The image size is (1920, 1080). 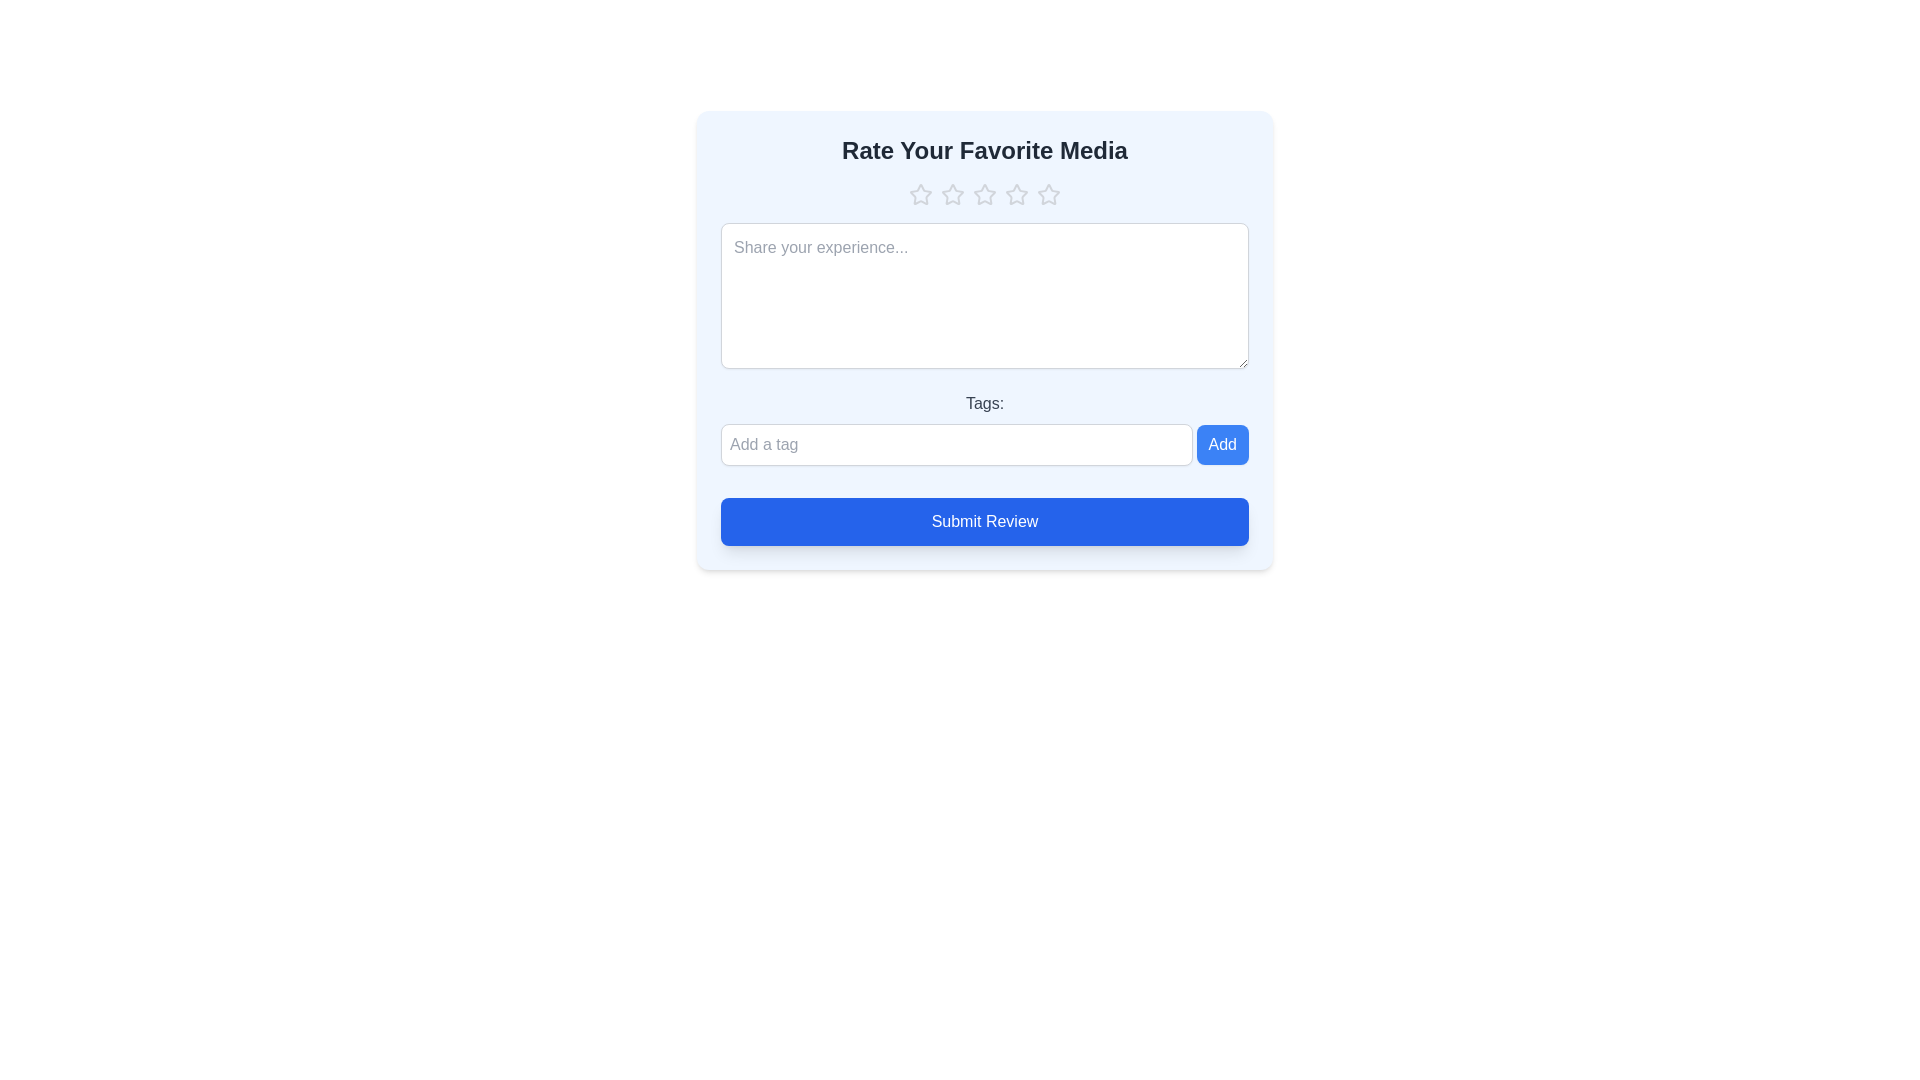 I want to click on the third star icon from the left, so click(x=984, y=195).